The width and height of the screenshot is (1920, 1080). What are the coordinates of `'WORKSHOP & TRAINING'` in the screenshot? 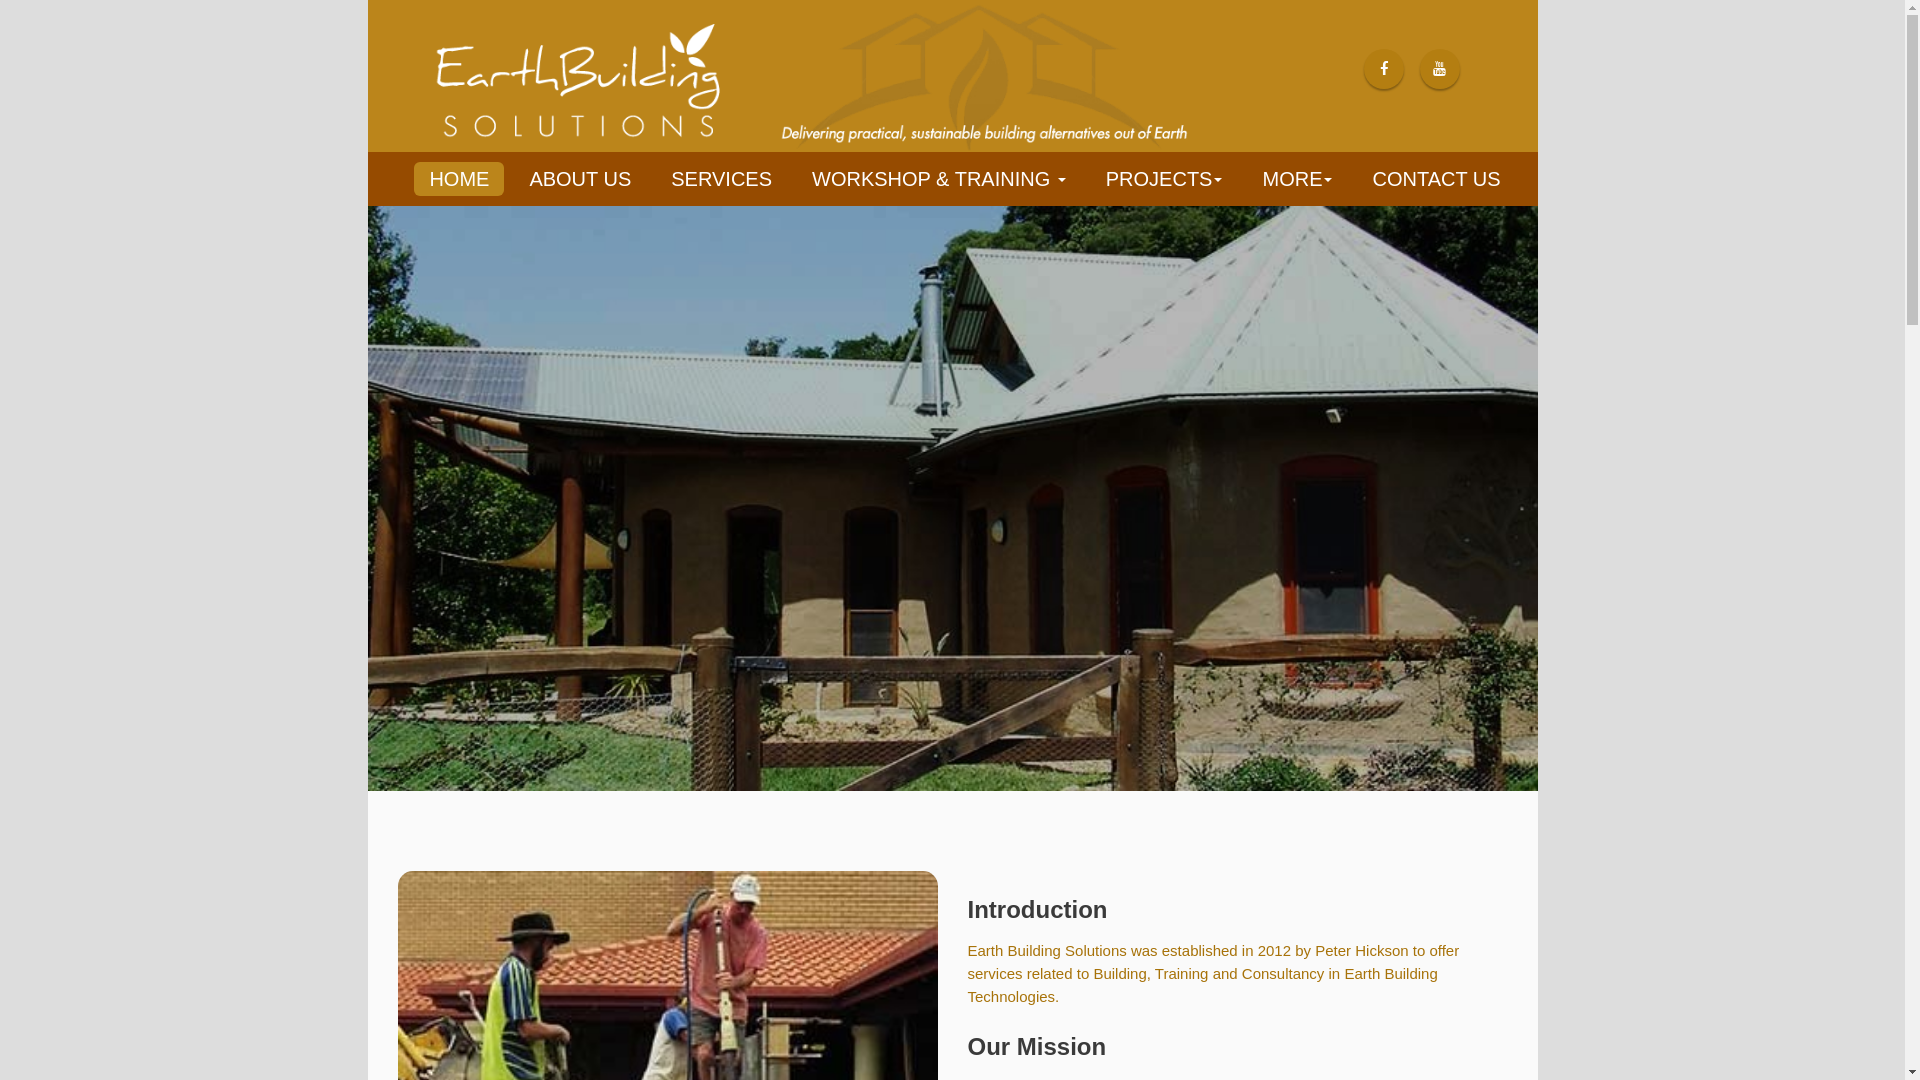 It's located at (797, 177).